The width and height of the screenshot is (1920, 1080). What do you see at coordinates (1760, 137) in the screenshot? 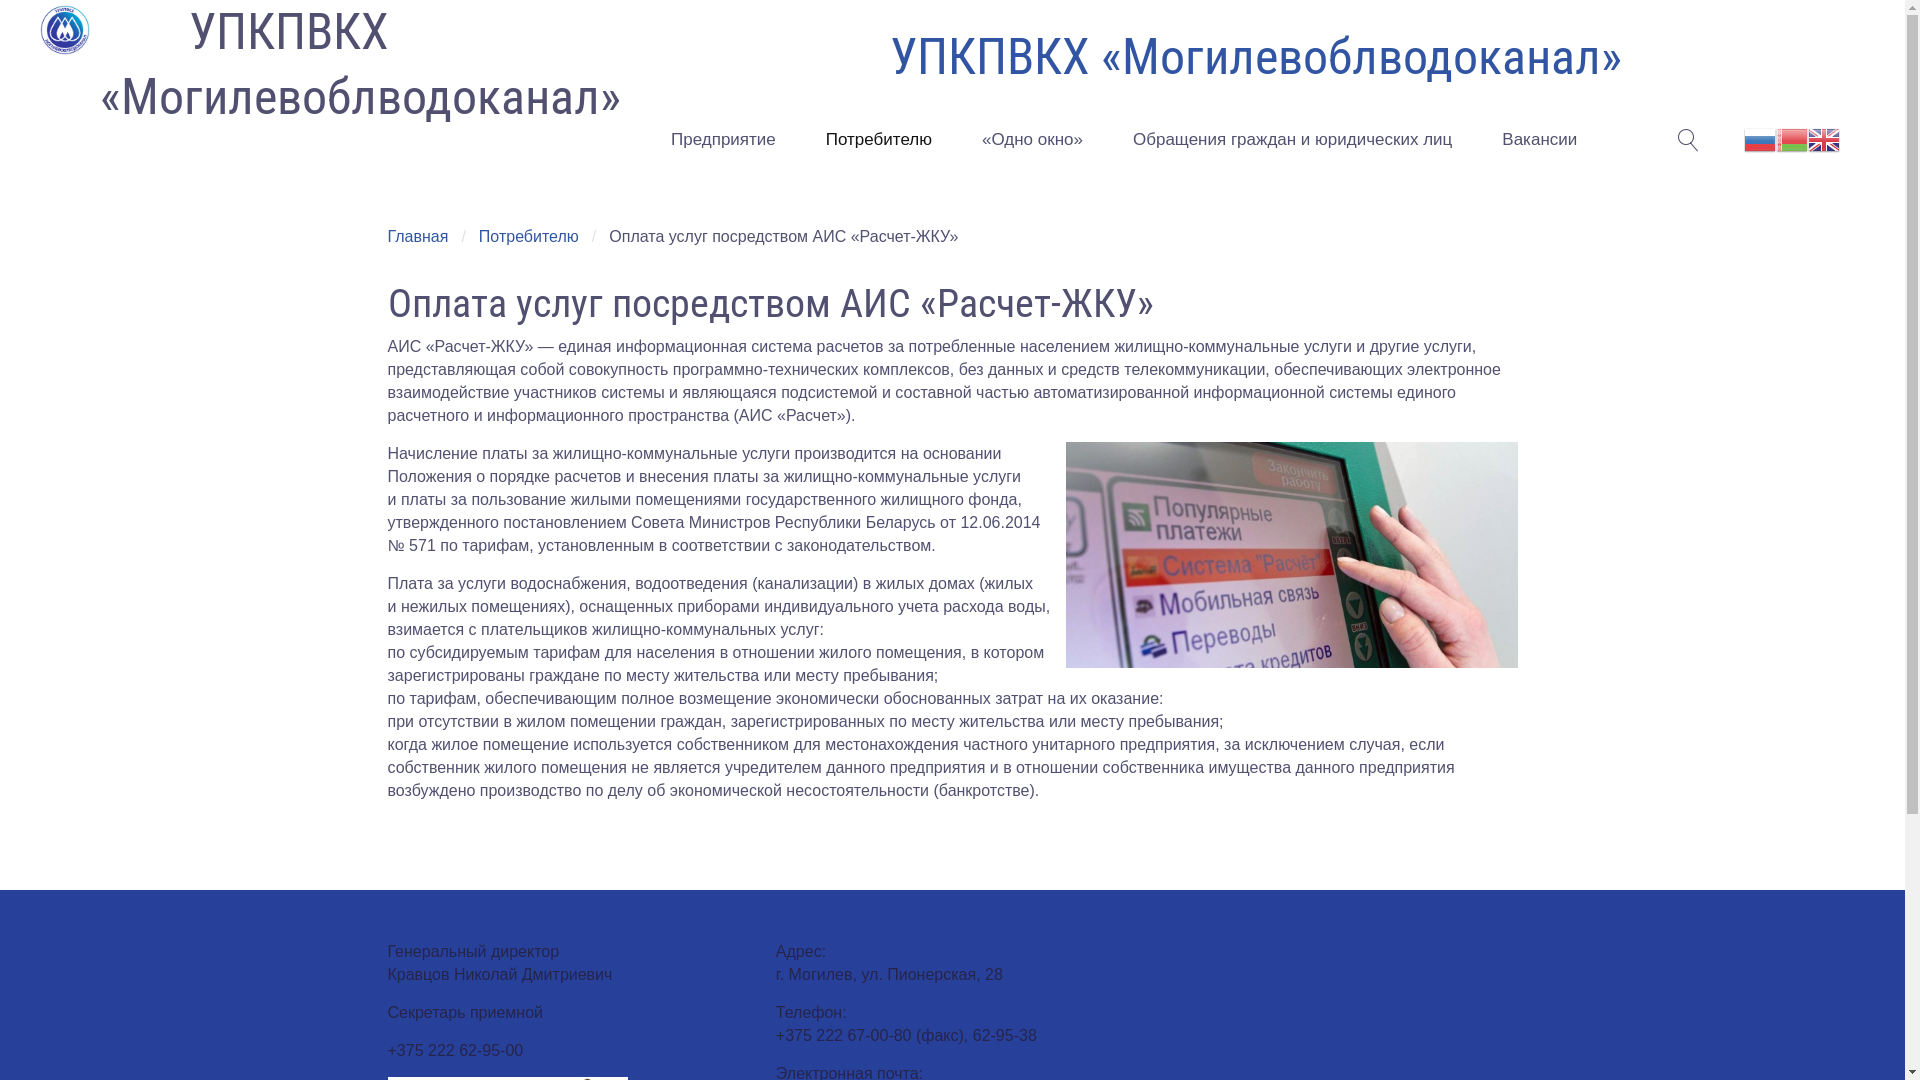
I see `'Russian'` at bounding box center [1760, 137].